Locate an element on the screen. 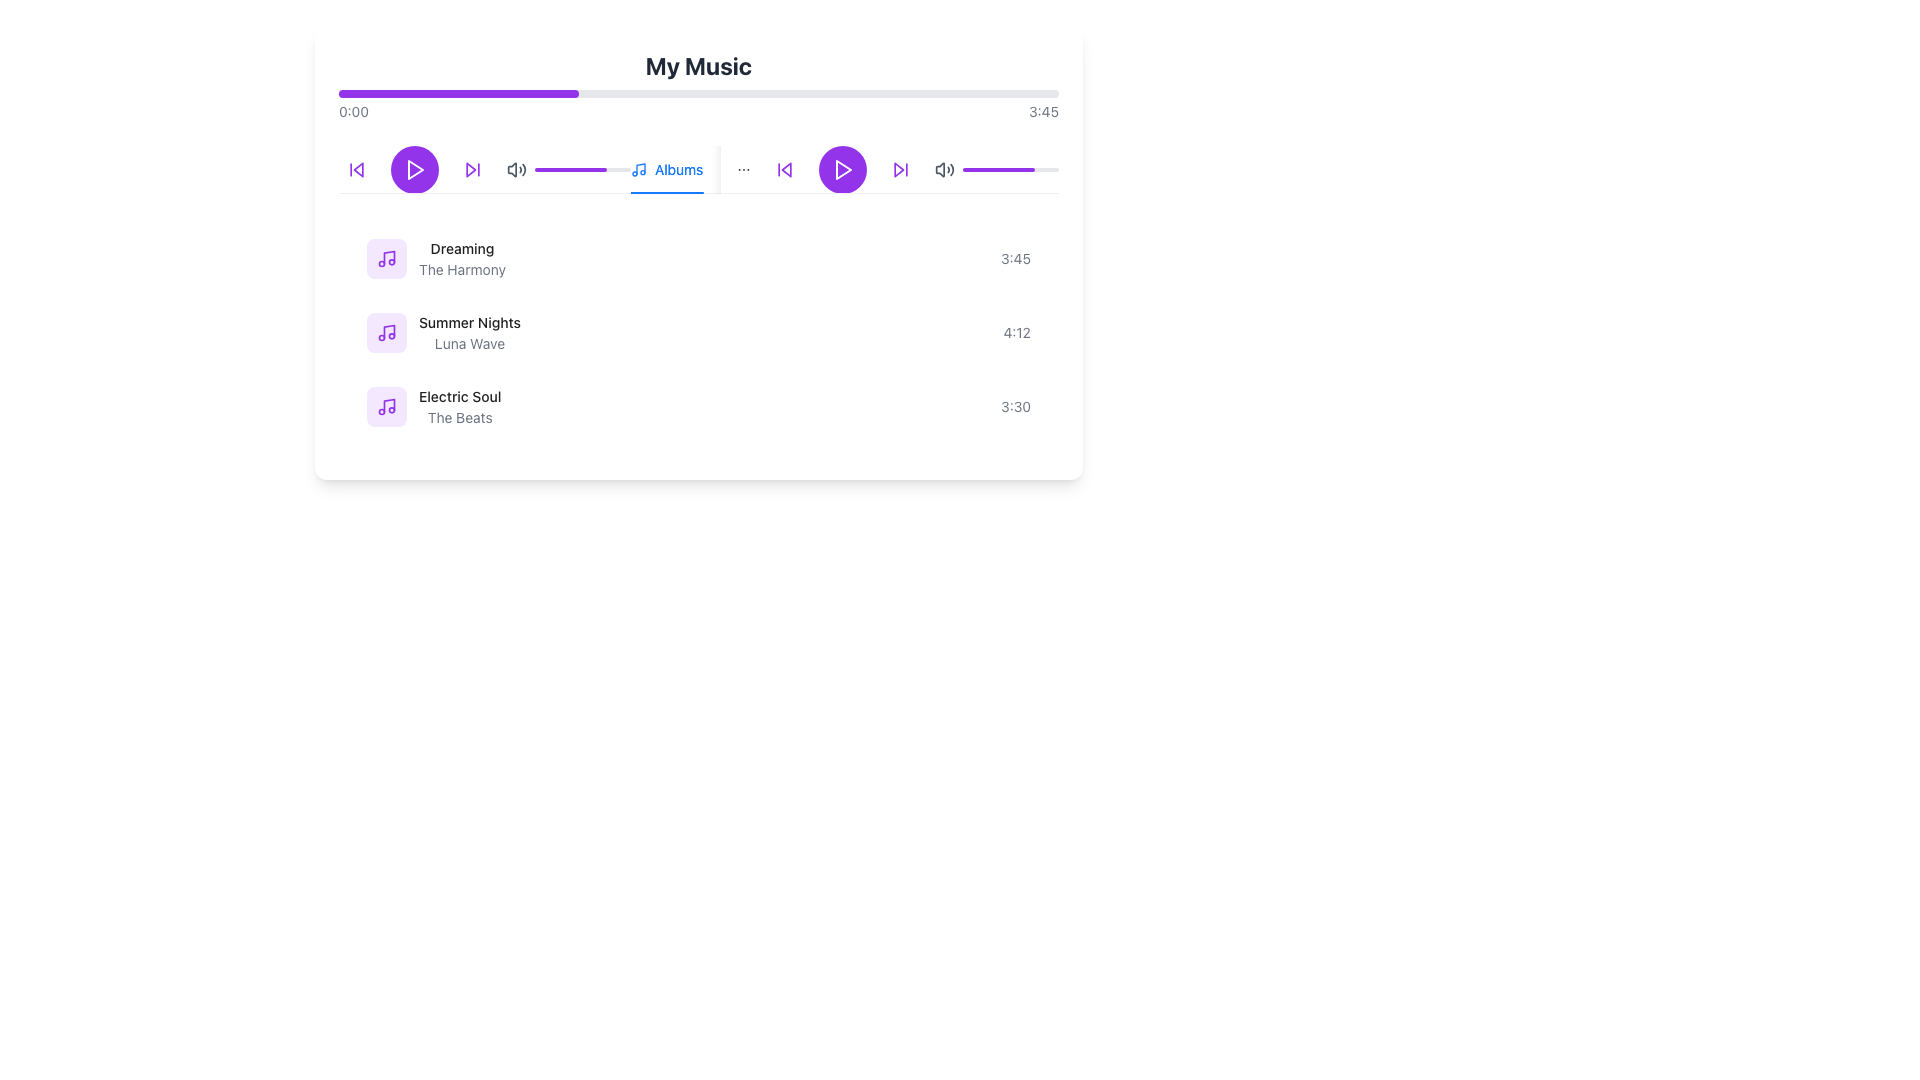 Image resolution: width=1920 pixels, height=1080 pixels. the third tab item in the navigation interface is located at coordinates (871, 168).